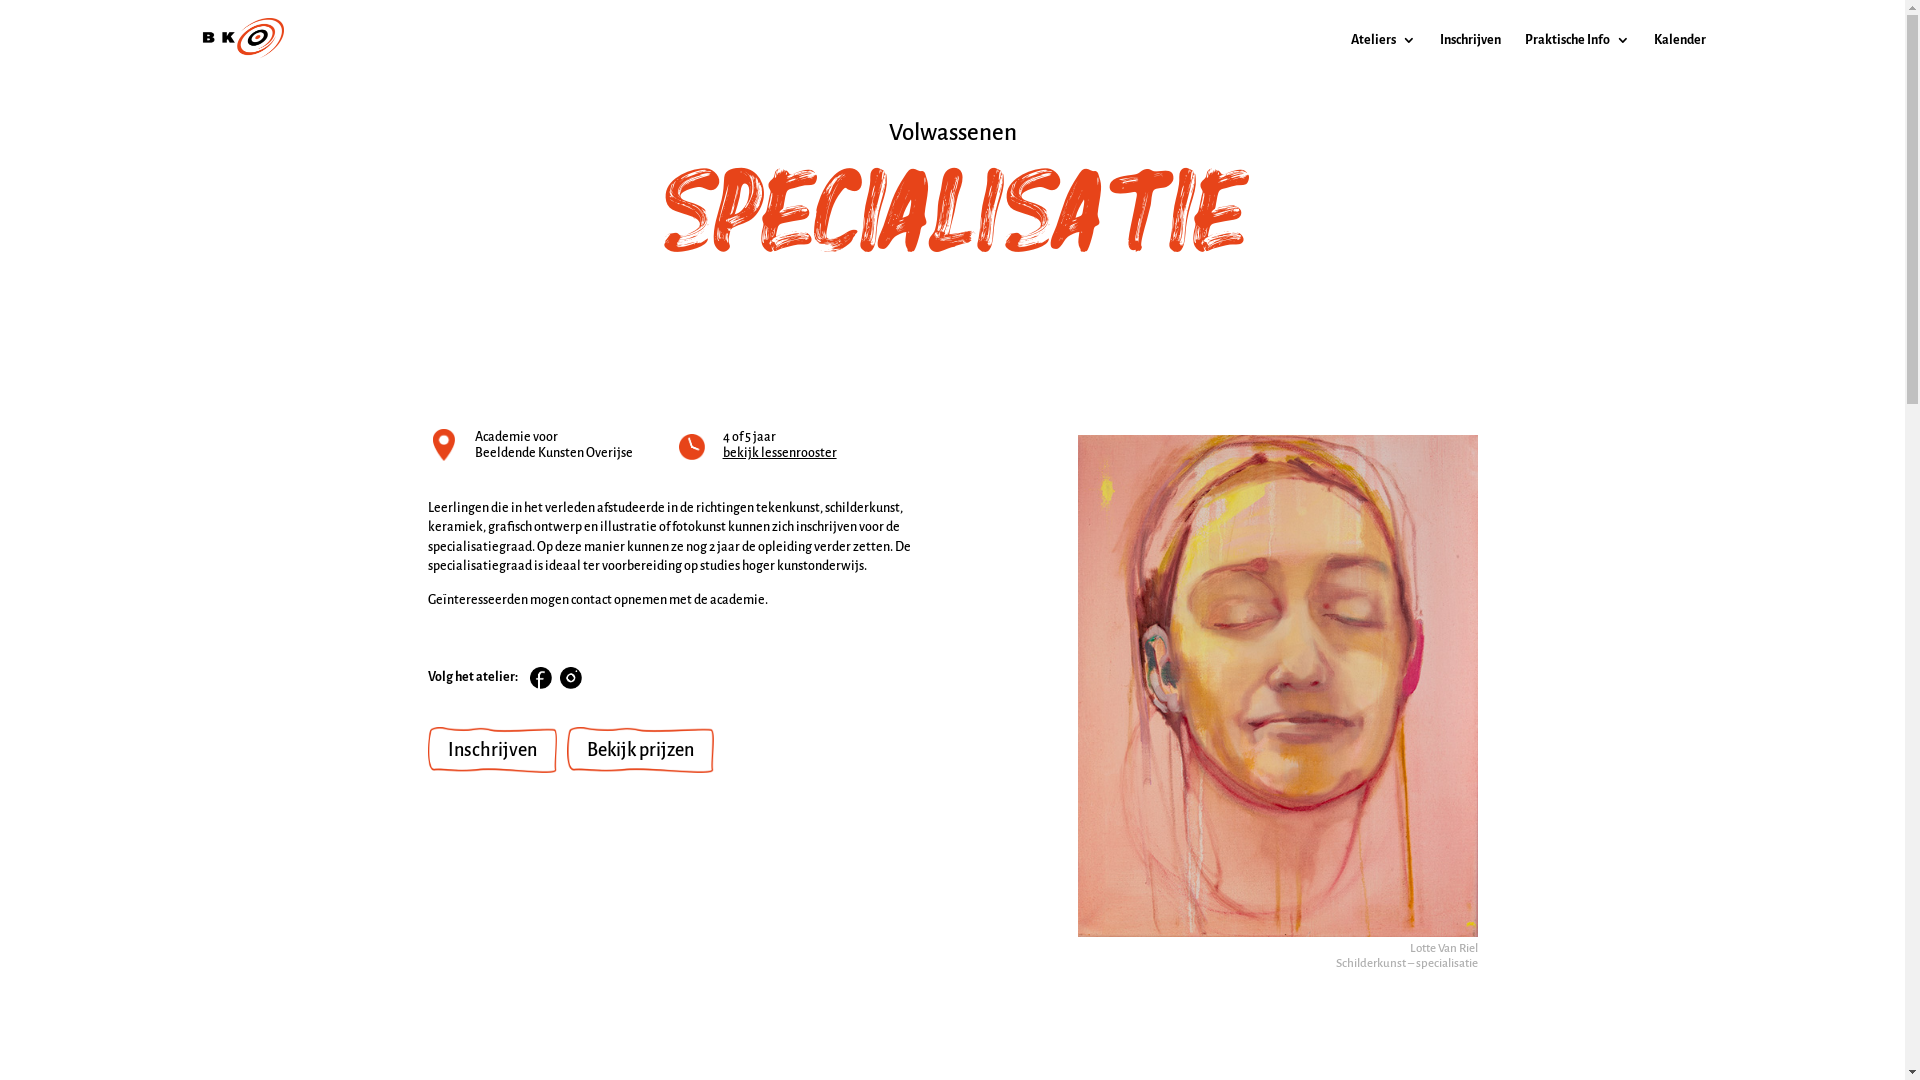  What do you see at coordinates (950, 132) in the screenshot?
I see `'Volwassenen'` at bounding box center [950, 132].